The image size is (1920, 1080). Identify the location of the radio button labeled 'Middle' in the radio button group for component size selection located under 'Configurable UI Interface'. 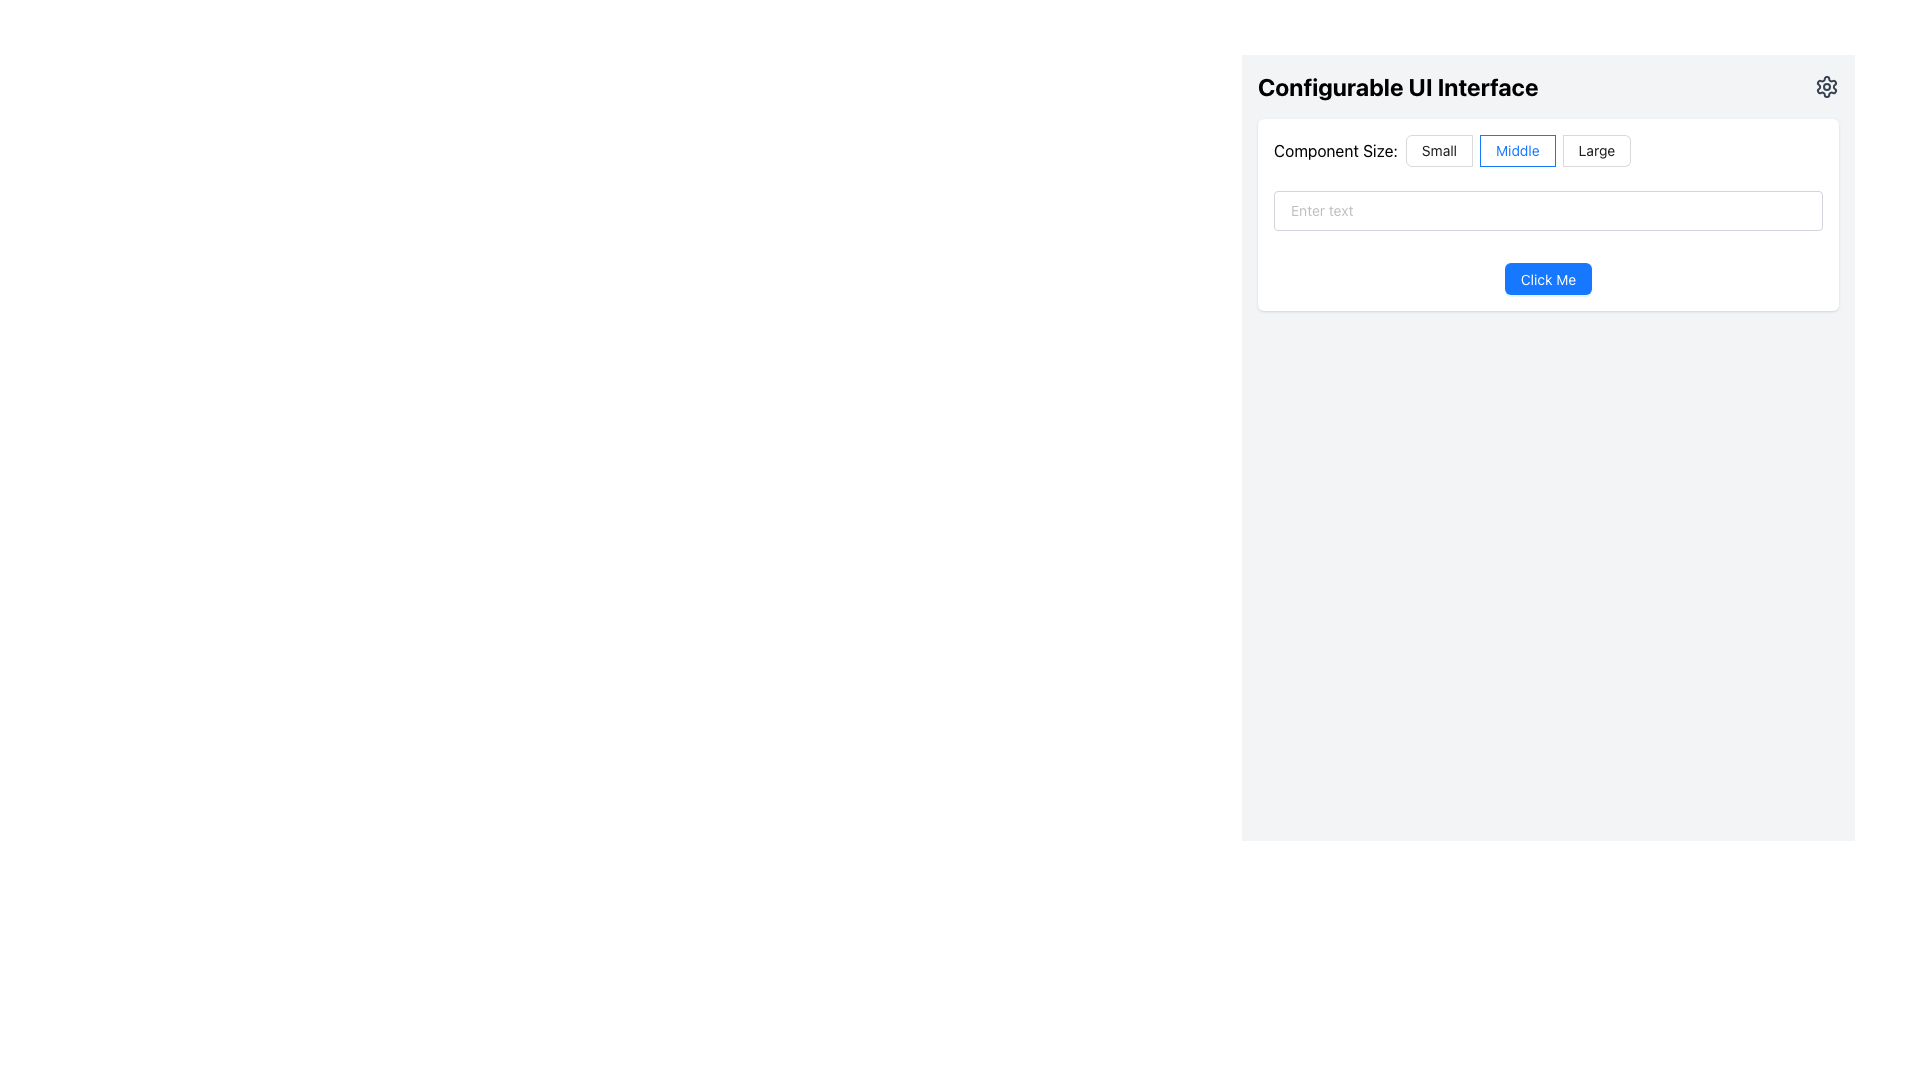
(1547, 149).